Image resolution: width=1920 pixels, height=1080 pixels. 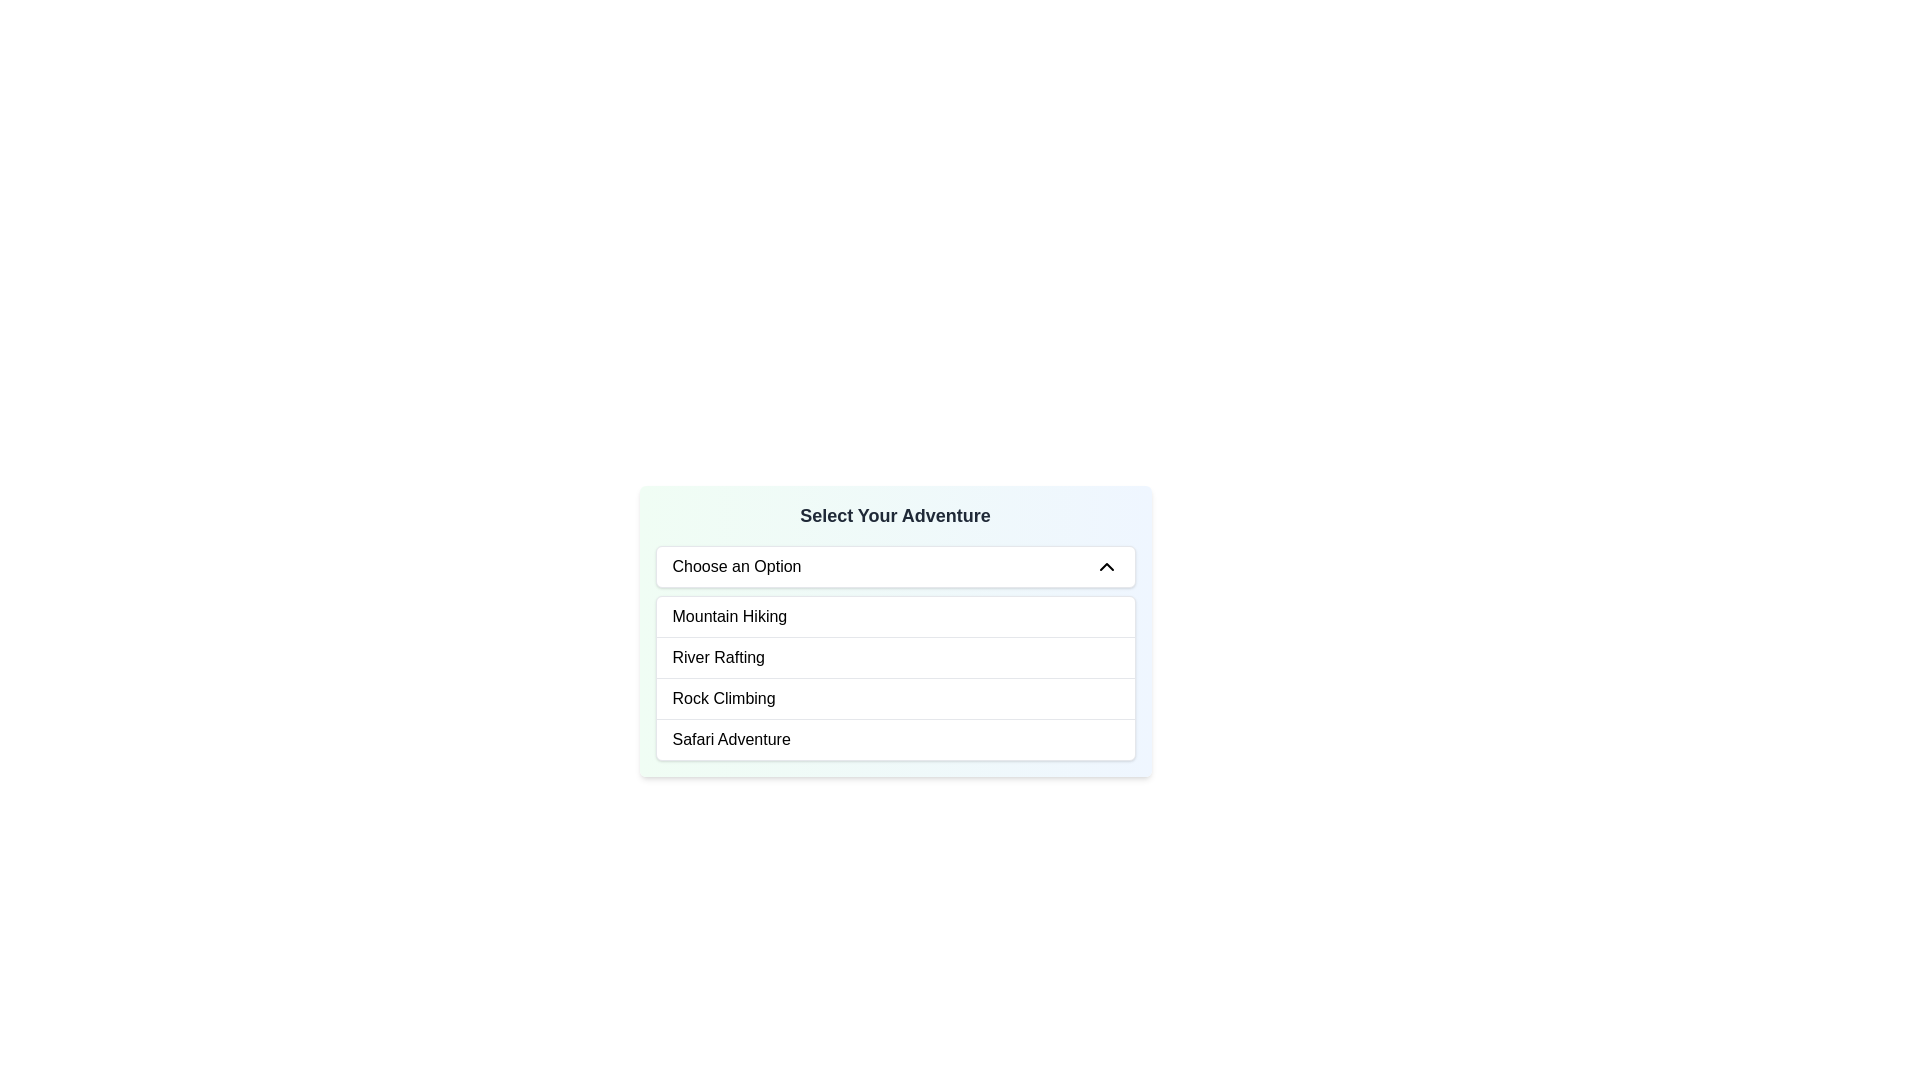 What do you see at coordinates (723, 697) in the screenshot?
I see `the 'Rock Climbing' option in the dropdown menu titled 'Select Your Adventure'` at bounding box center [723, 697].